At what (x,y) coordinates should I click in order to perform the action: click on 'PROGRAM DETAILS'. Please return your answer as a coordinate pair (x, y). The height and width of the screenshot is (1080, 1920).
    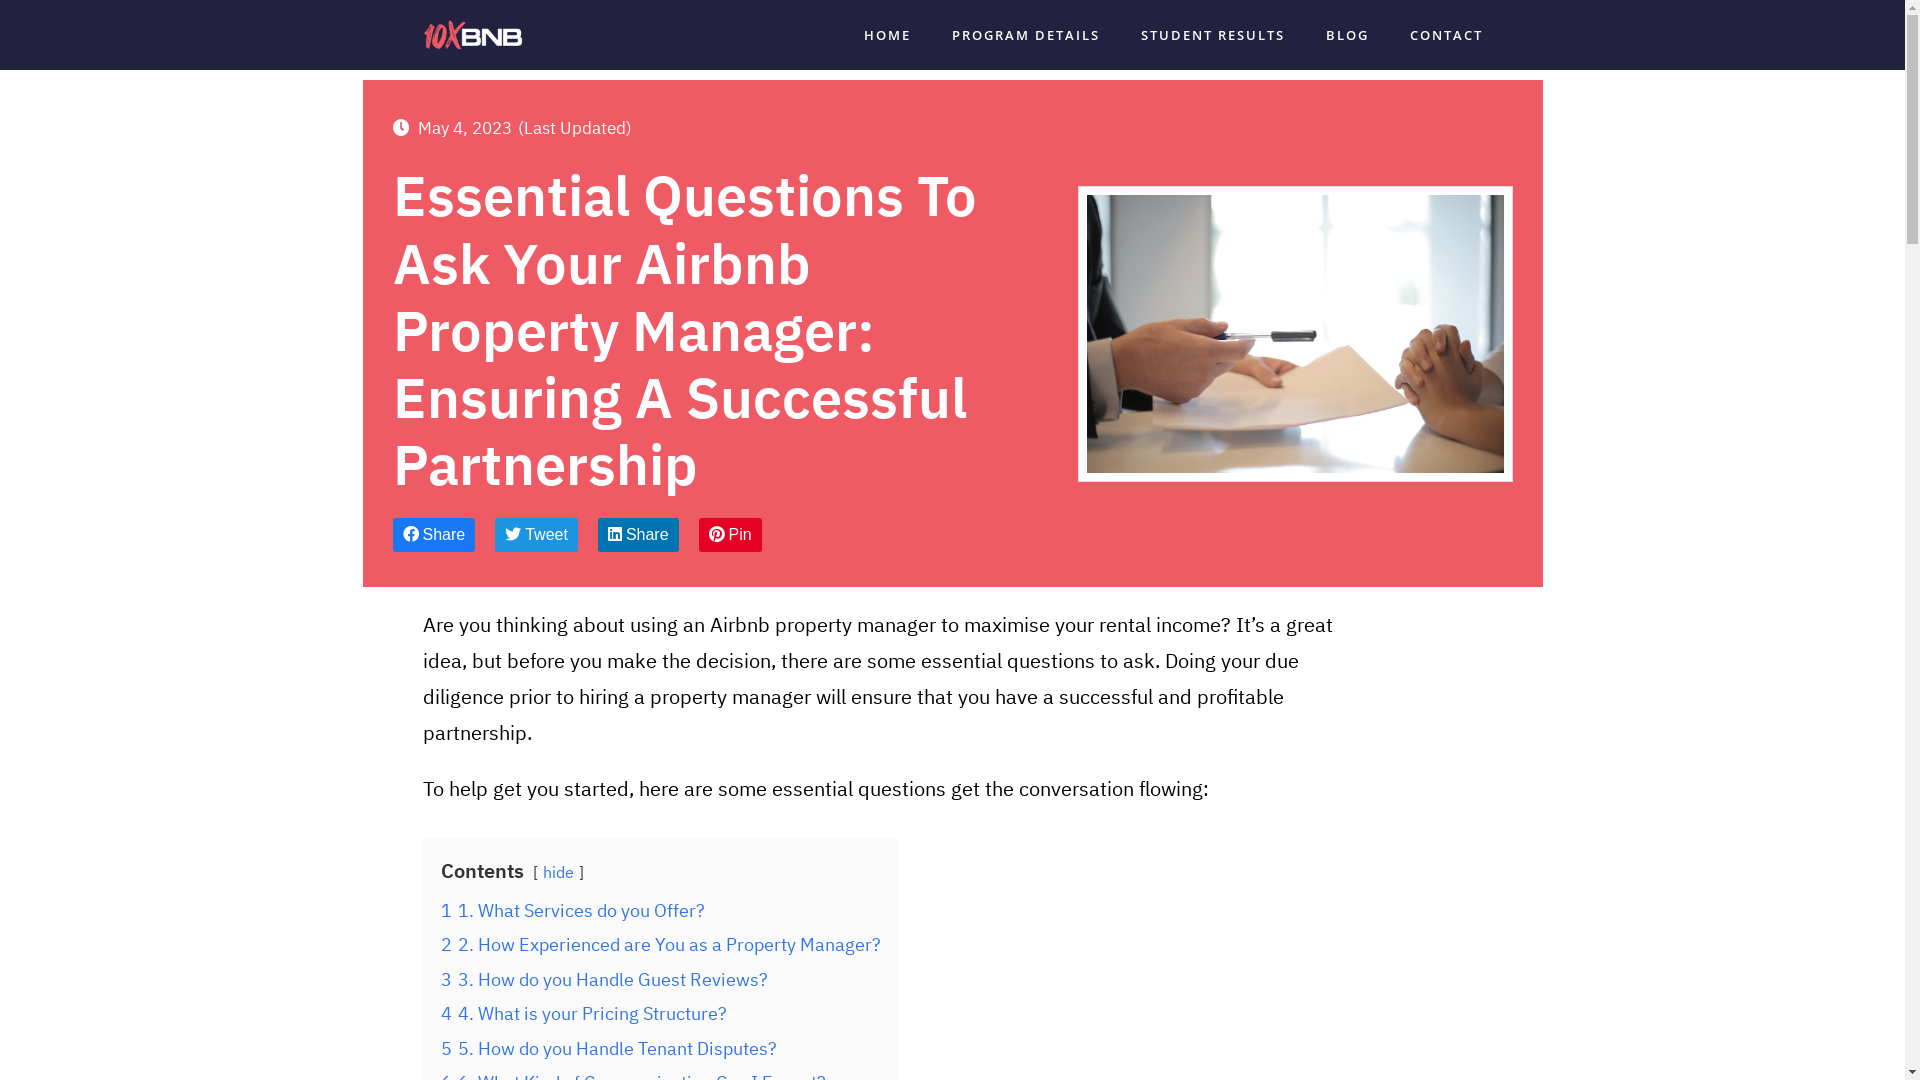
    Looking at the image, I should click on (1026, 34).